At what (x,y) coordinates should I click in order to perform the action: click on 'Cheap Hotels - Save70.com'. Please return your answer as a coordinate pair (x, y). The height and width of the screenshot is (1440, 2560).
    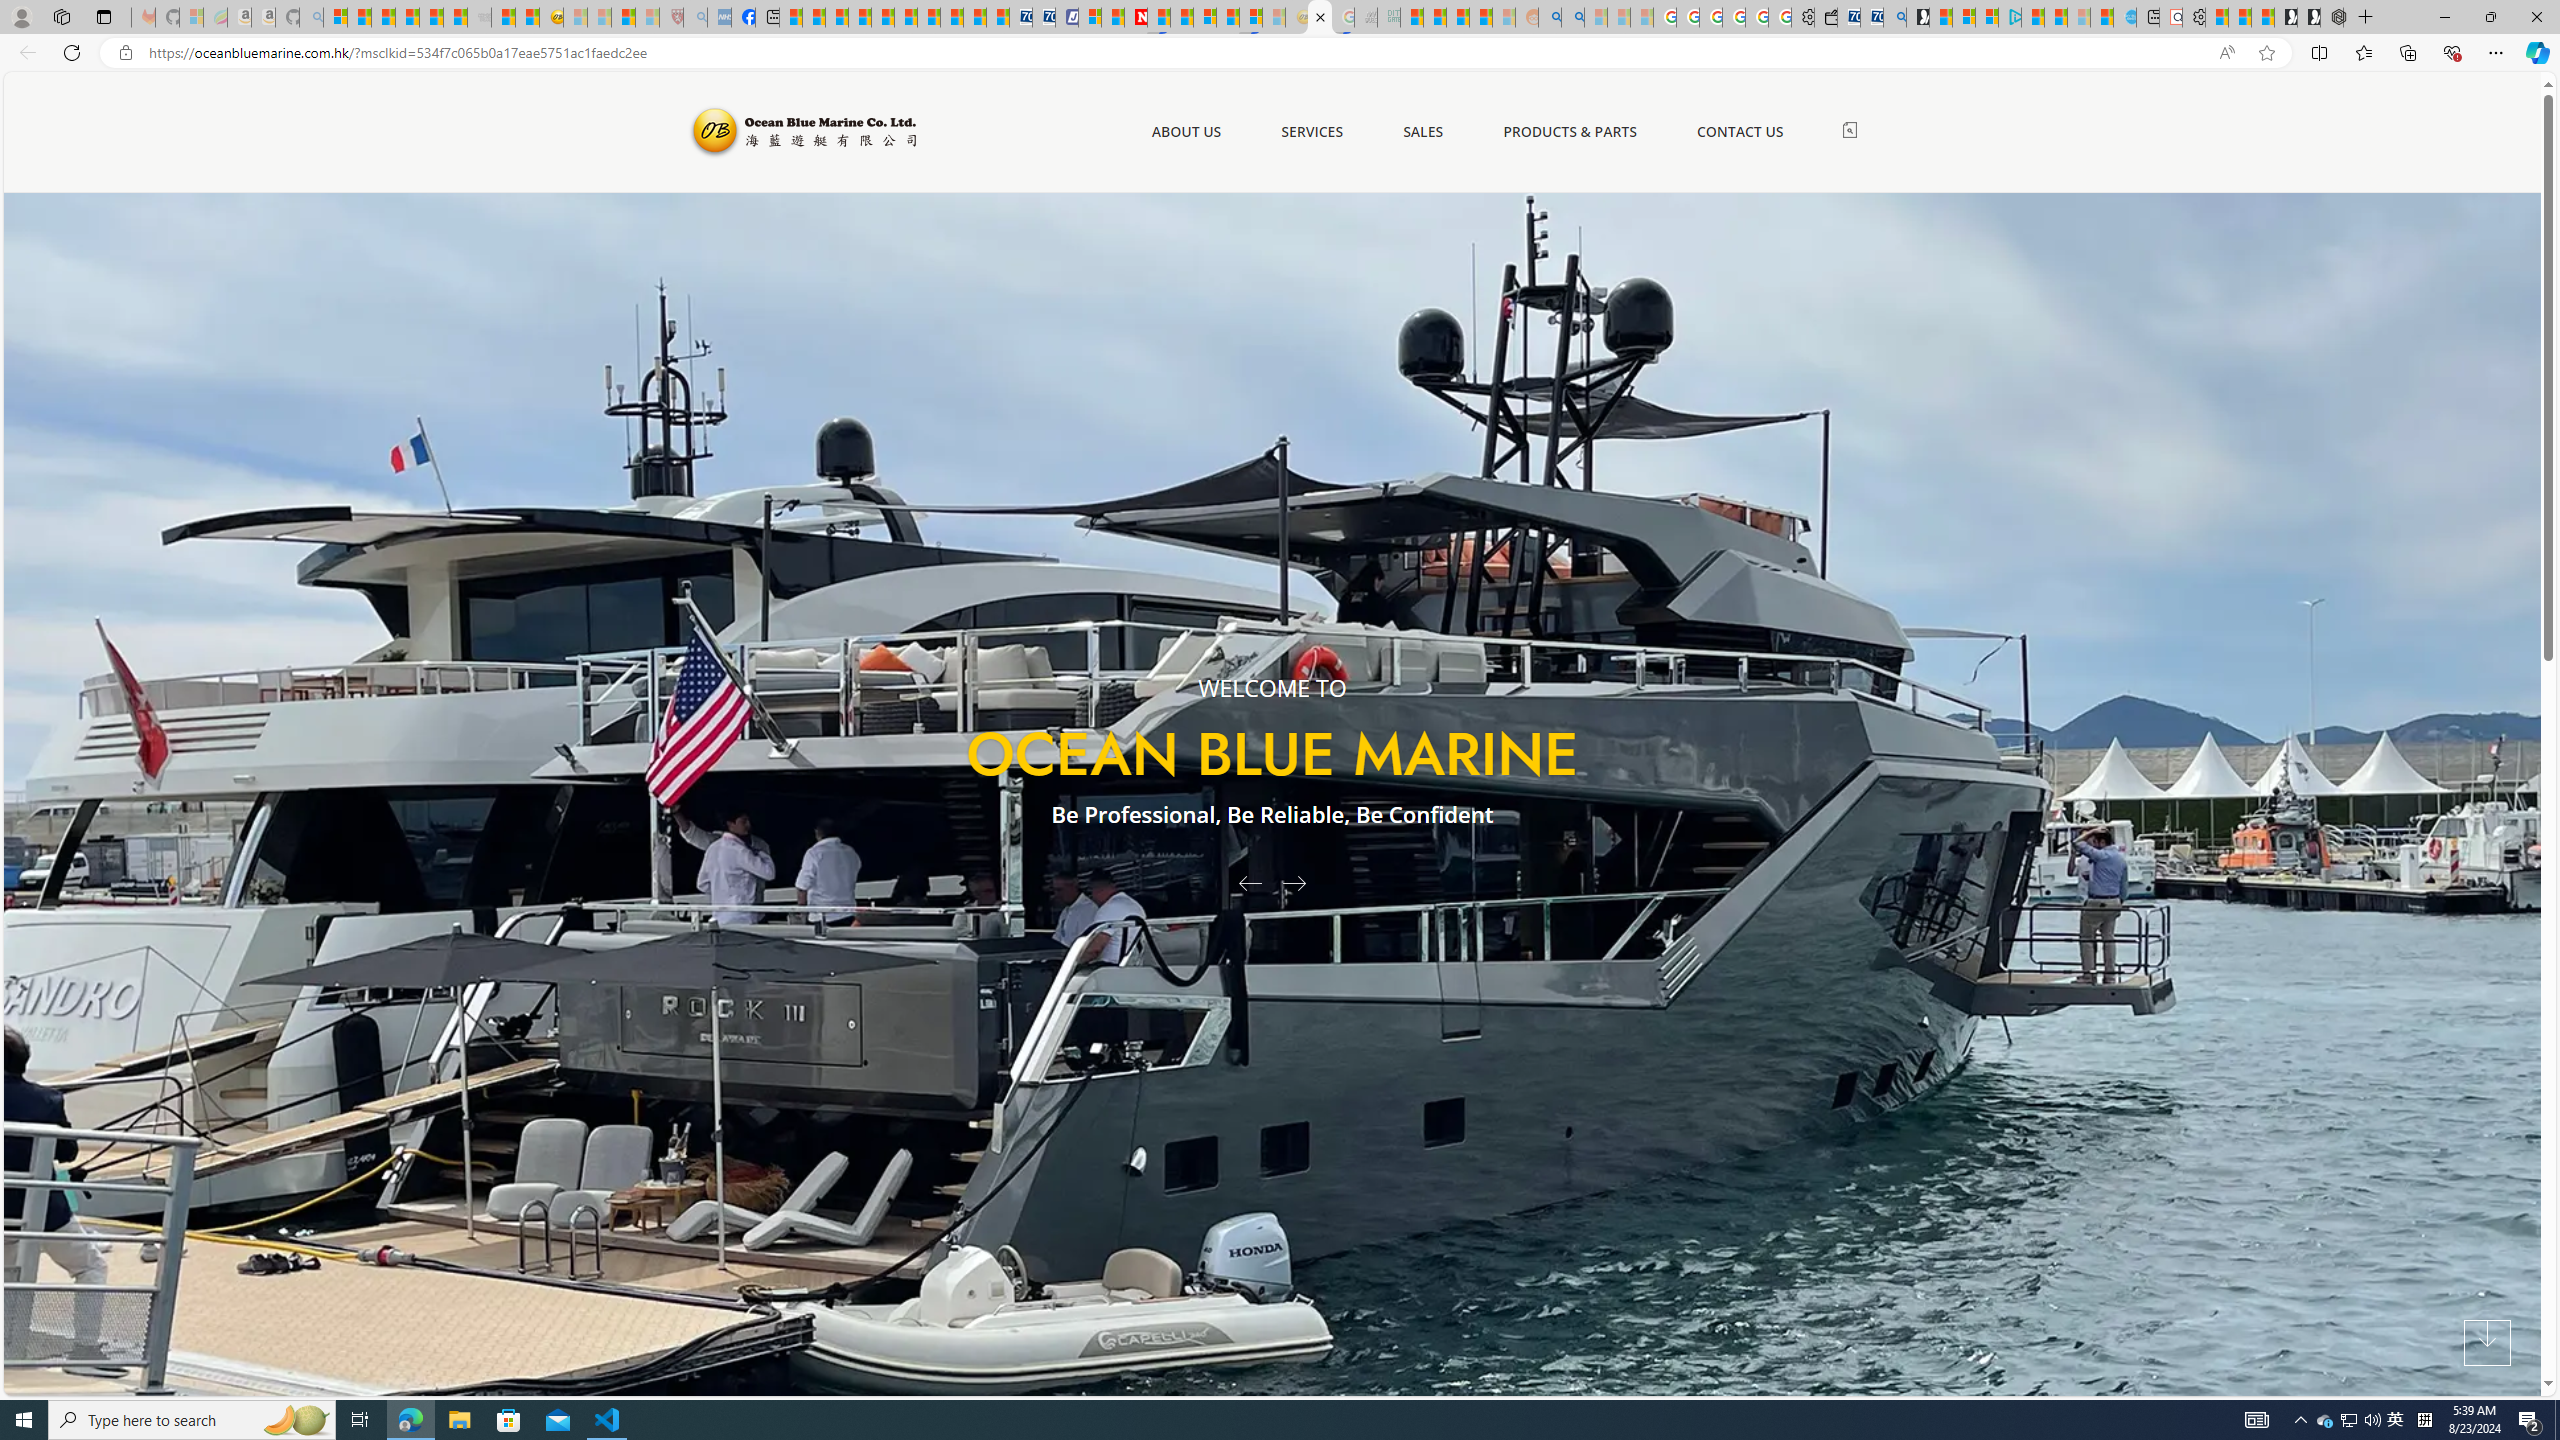
    Looking at the image, I should click on (1043, 16).